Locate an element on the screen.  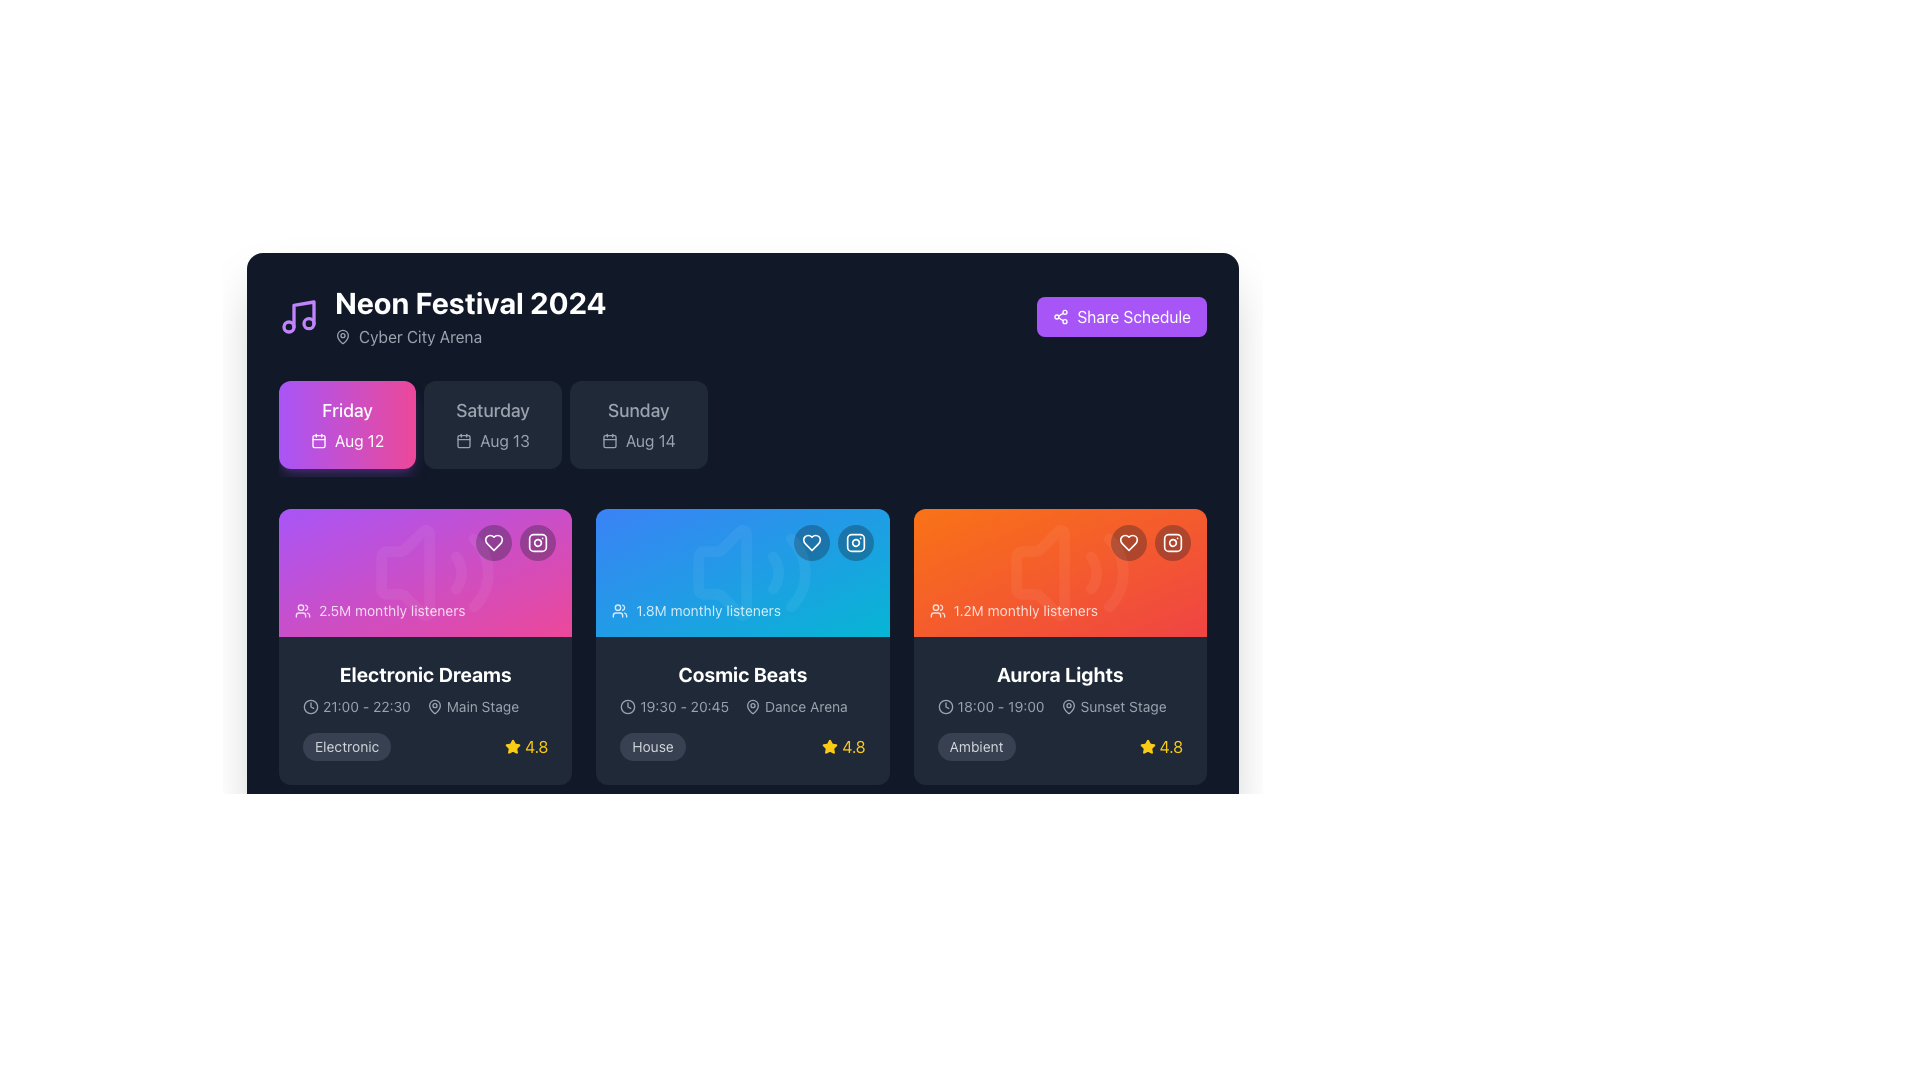
the Text block with inline icons that provides information about the 'Electronic Dreams' event is located at coordinates (424, 705).